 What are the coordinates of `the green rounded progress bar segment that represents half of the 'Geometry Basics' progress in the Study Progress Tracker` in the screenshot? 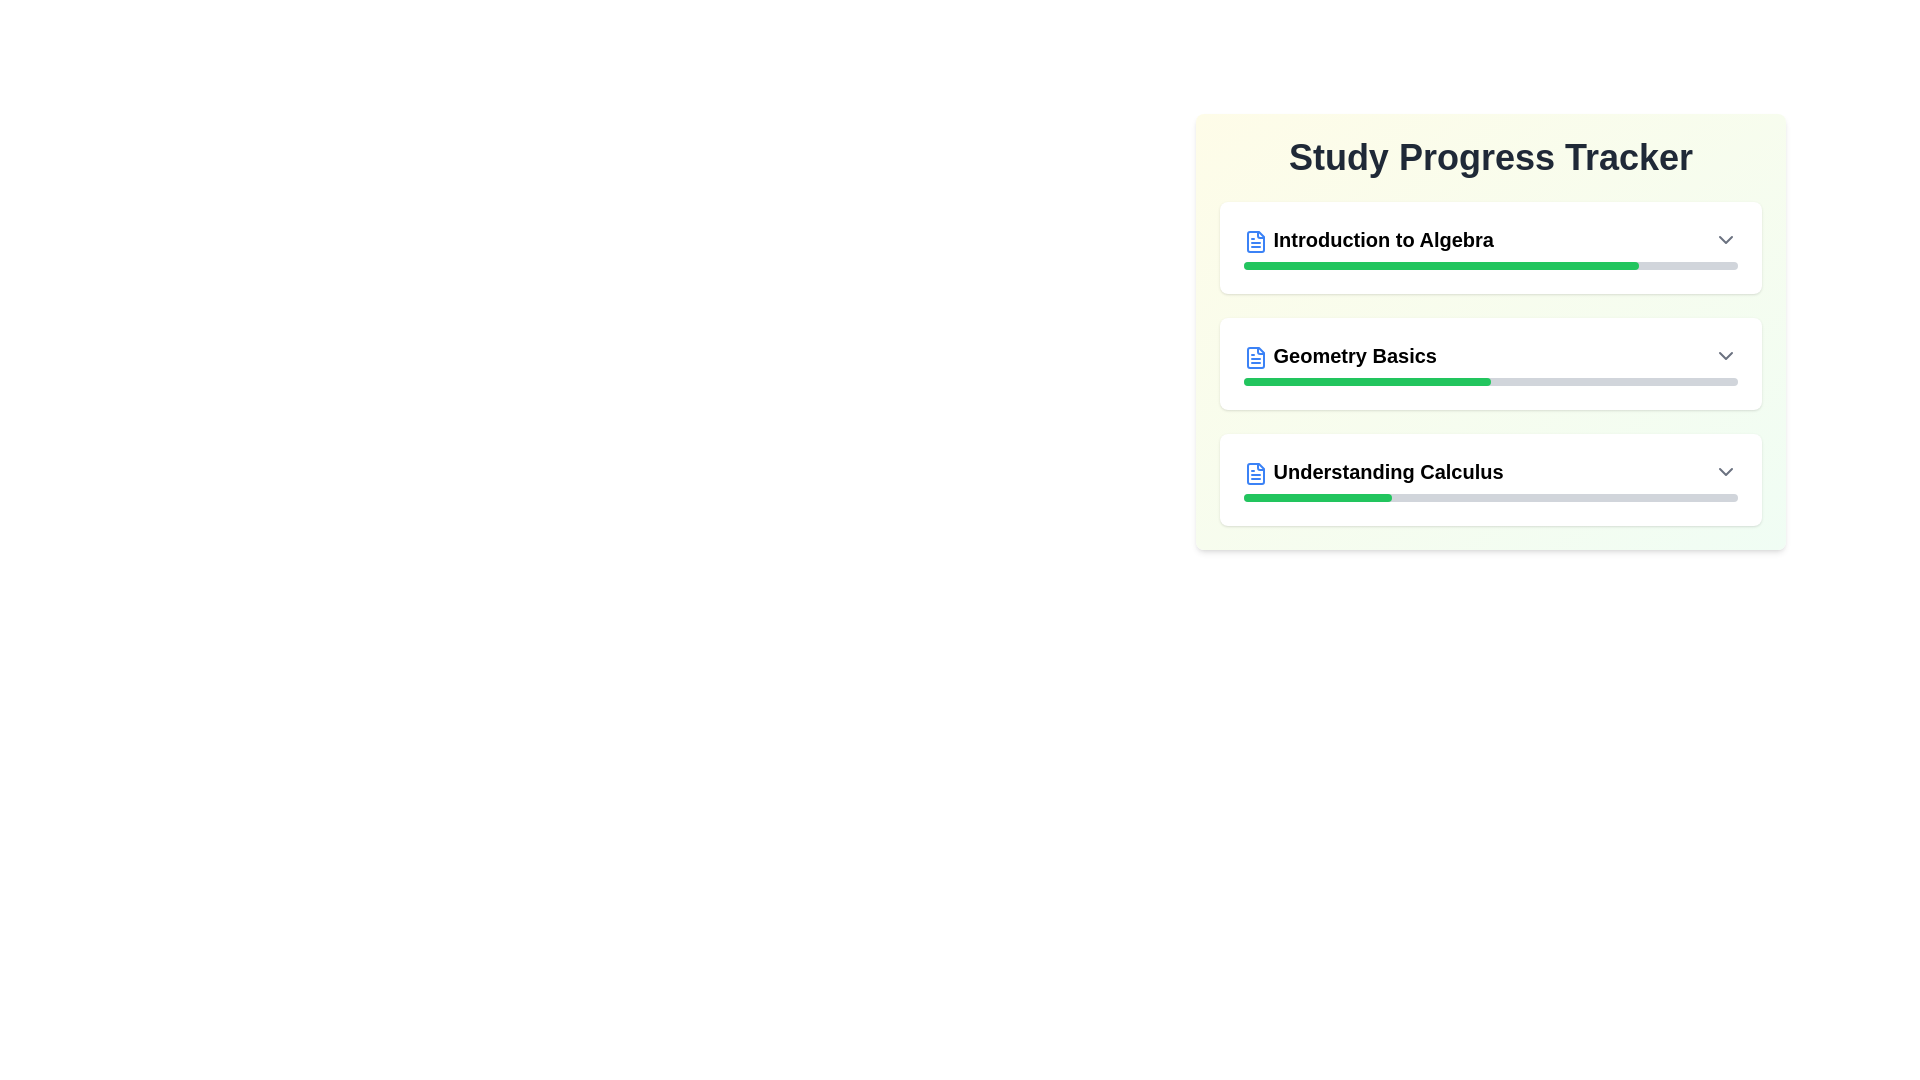 It's located at (1366, 381).